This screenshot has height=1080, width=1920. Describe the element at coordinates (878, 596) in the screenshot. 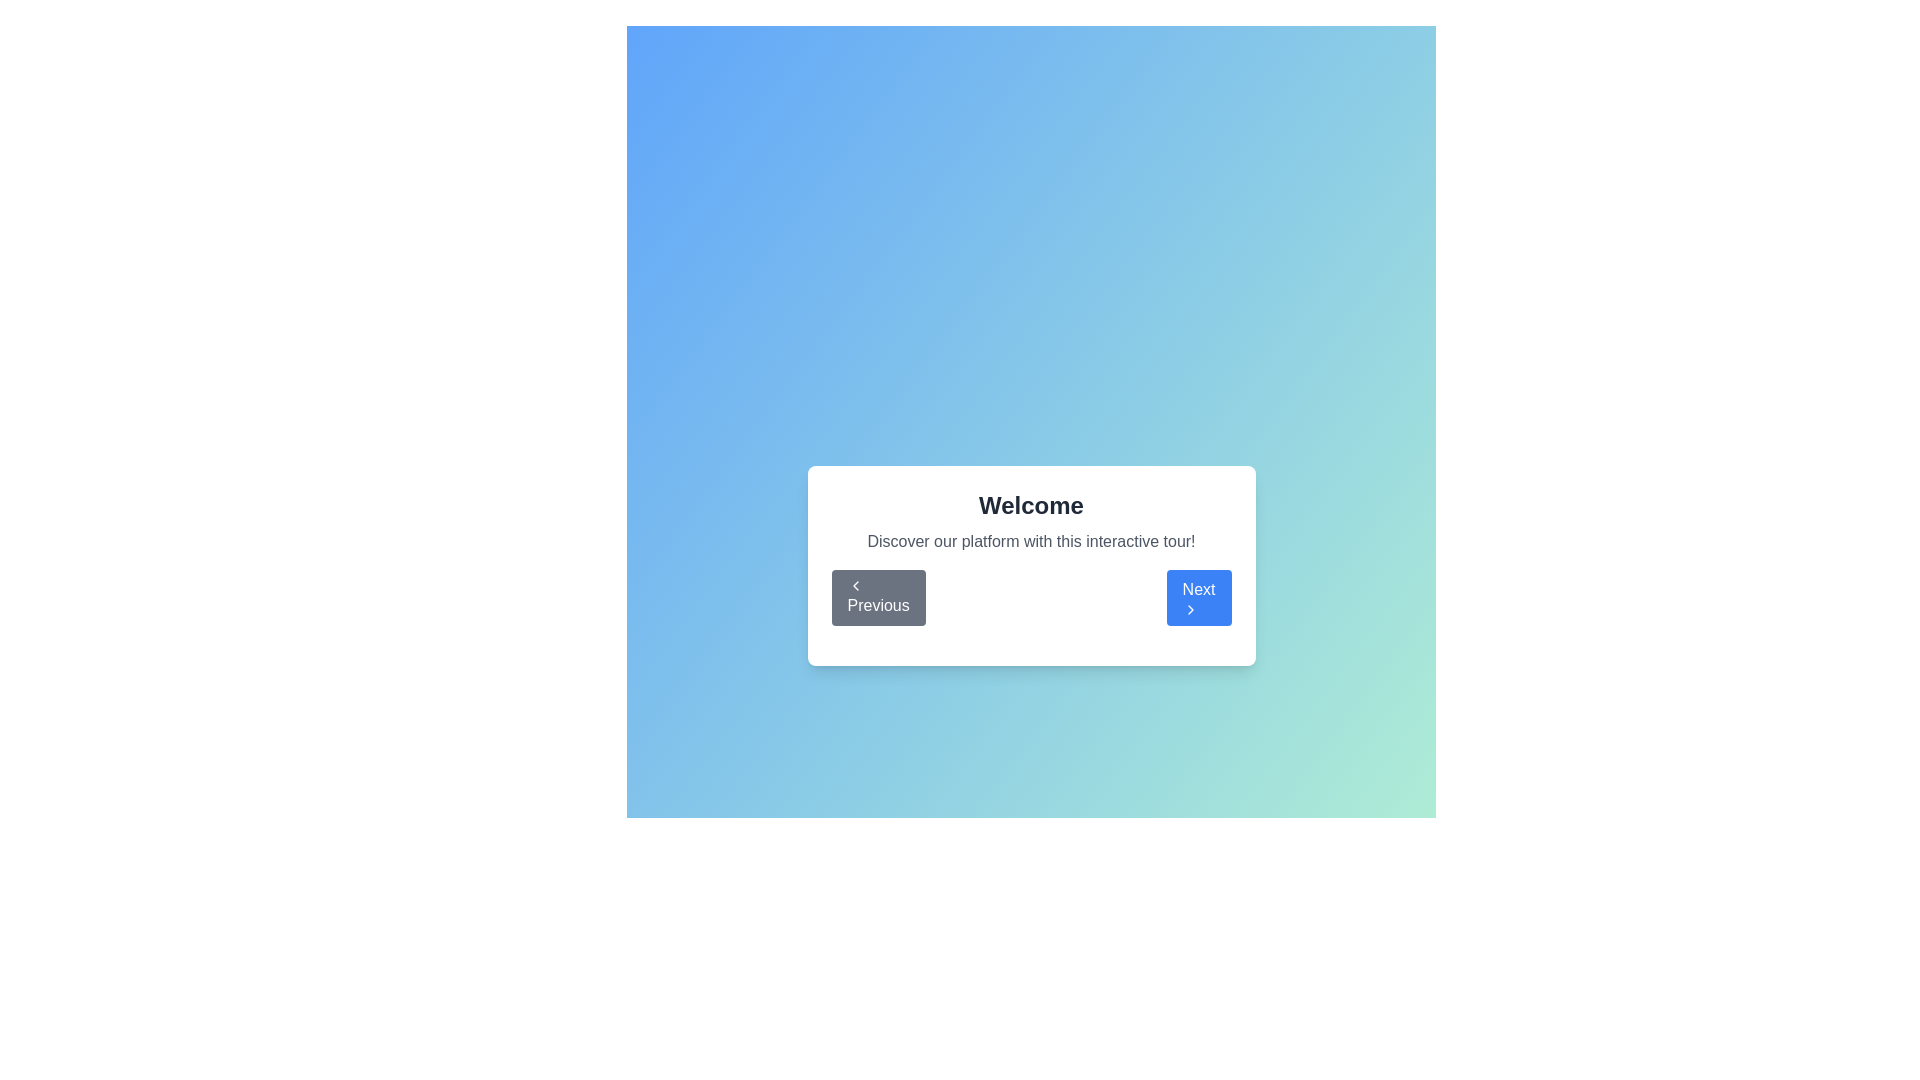

I see `the 'Previous' button, which has rounded corners, a gray background that darkens on hover, and contains the label 'Previous' in white text with a left-pointing chevron icon` at that location.